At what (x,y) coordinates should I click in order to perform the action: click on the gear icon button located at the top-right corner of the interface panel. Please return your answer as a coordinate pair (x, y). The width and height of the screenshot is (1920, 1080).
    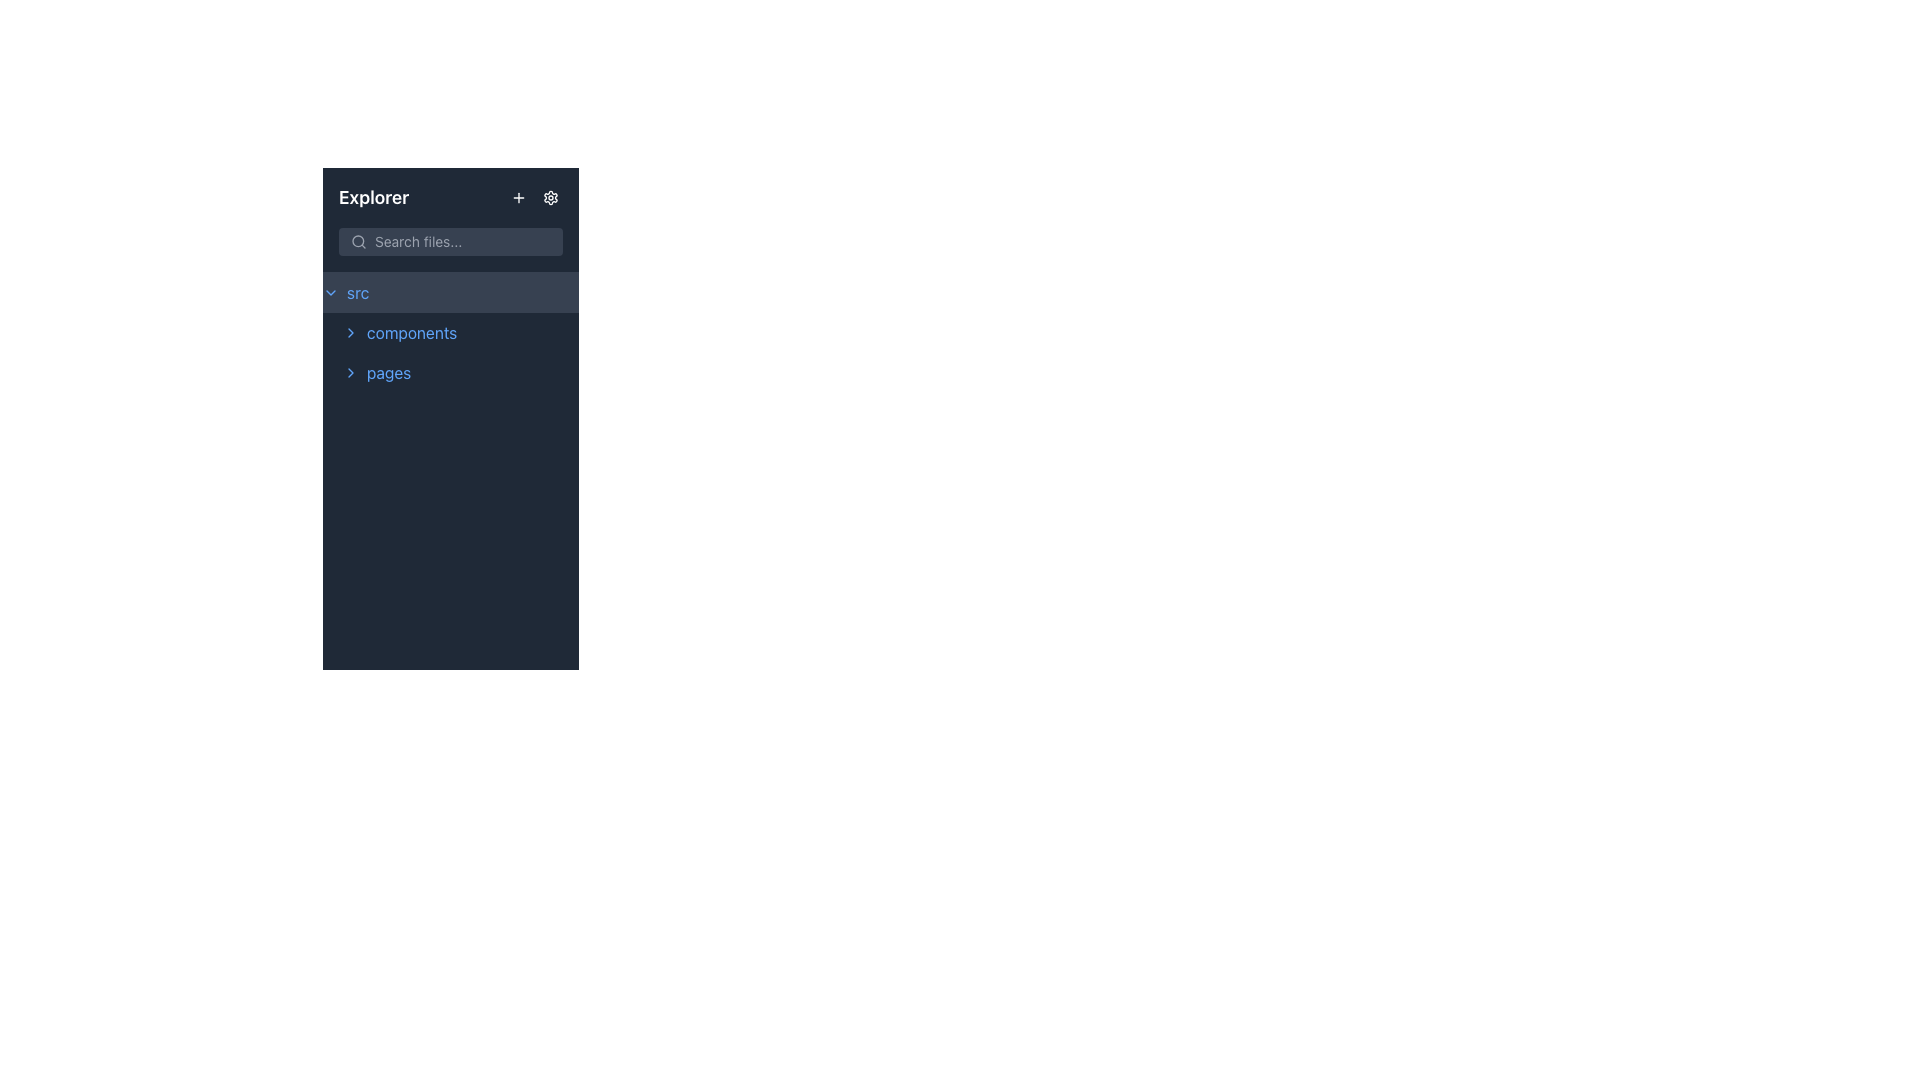
    Looking at the image, I should click on (551, 197).